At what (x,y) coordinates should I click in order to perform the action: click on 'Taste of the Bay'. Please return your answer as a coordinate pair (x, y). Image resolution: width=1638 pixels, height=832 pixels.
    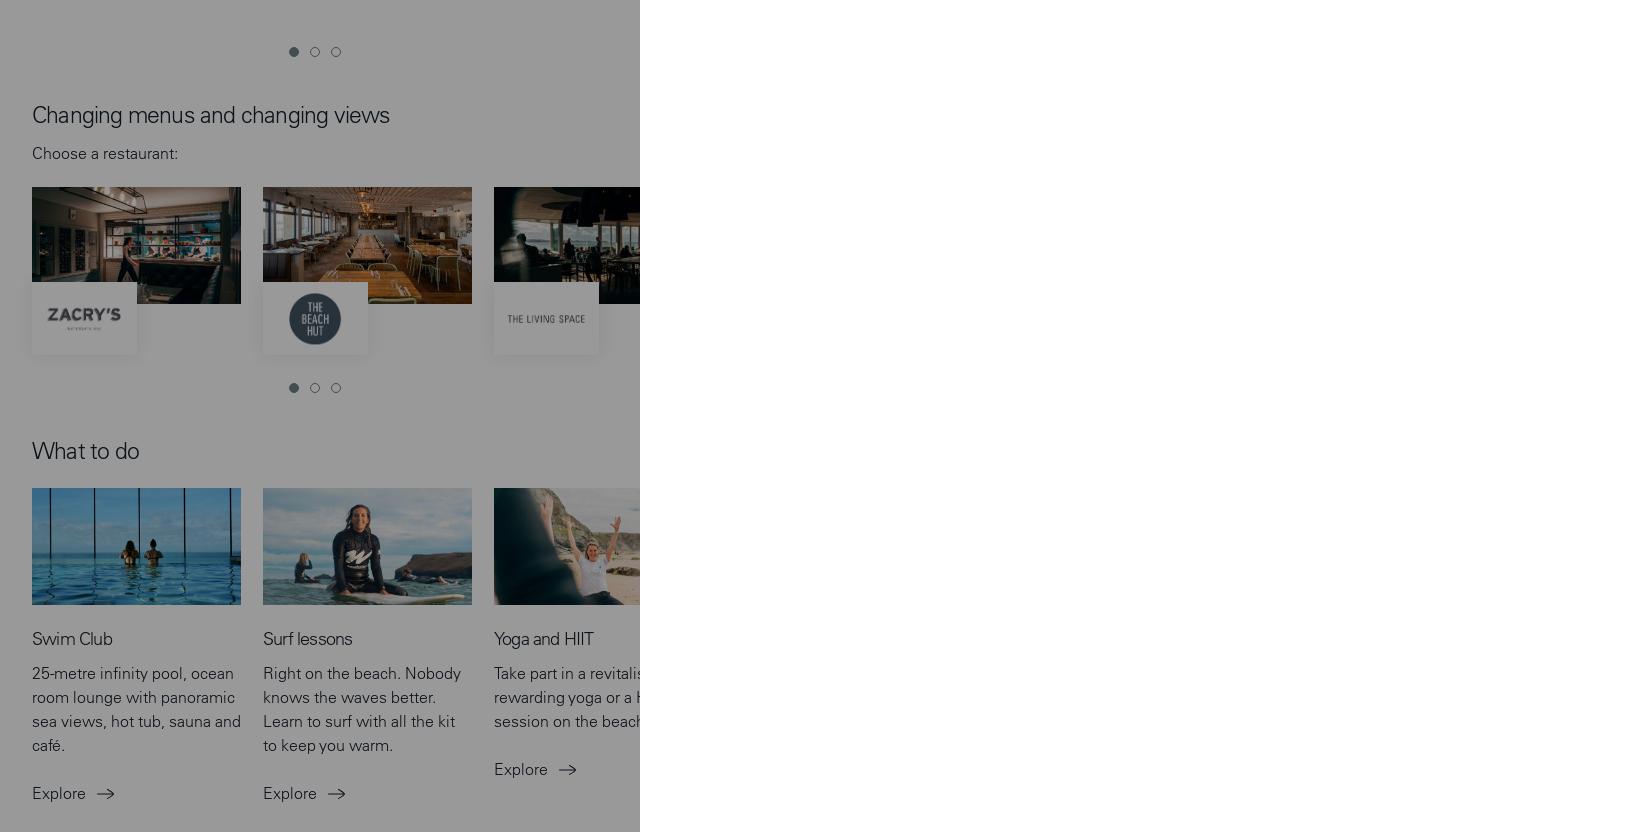
    Looking at the image, I should click on (99, 305).